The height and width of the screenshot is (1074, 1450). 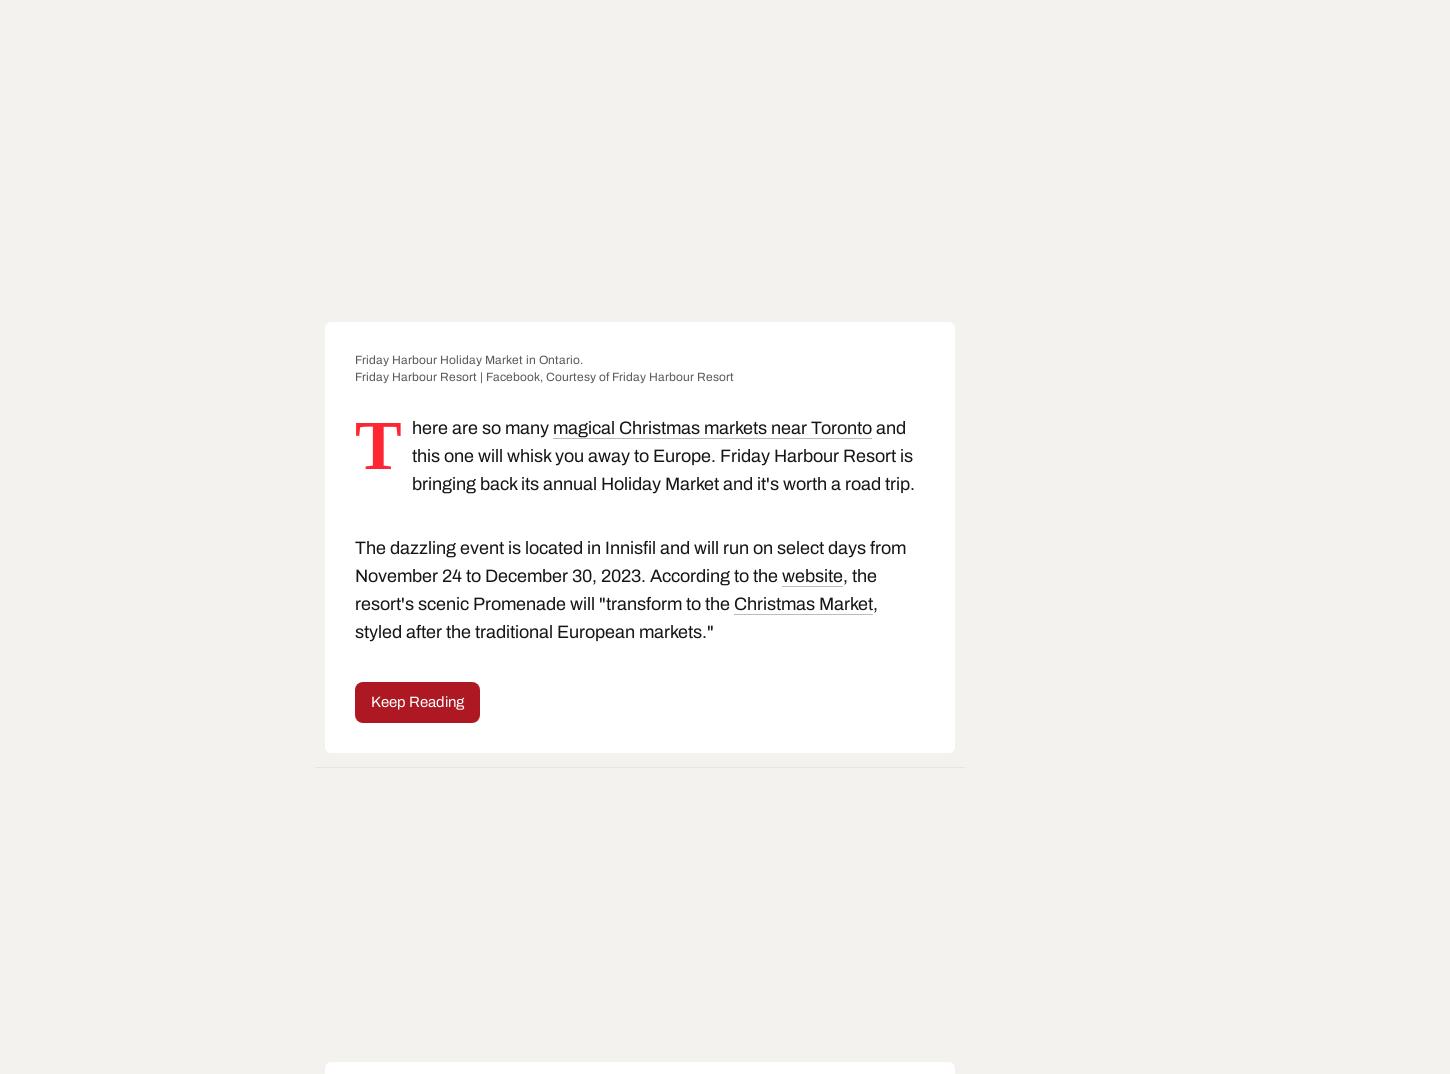 What do you see at coordinates (467, 359) in the screenshot?
I see `'Friday Harbour Holiday Market in Ontario.'` at bounding box center [467, 359].